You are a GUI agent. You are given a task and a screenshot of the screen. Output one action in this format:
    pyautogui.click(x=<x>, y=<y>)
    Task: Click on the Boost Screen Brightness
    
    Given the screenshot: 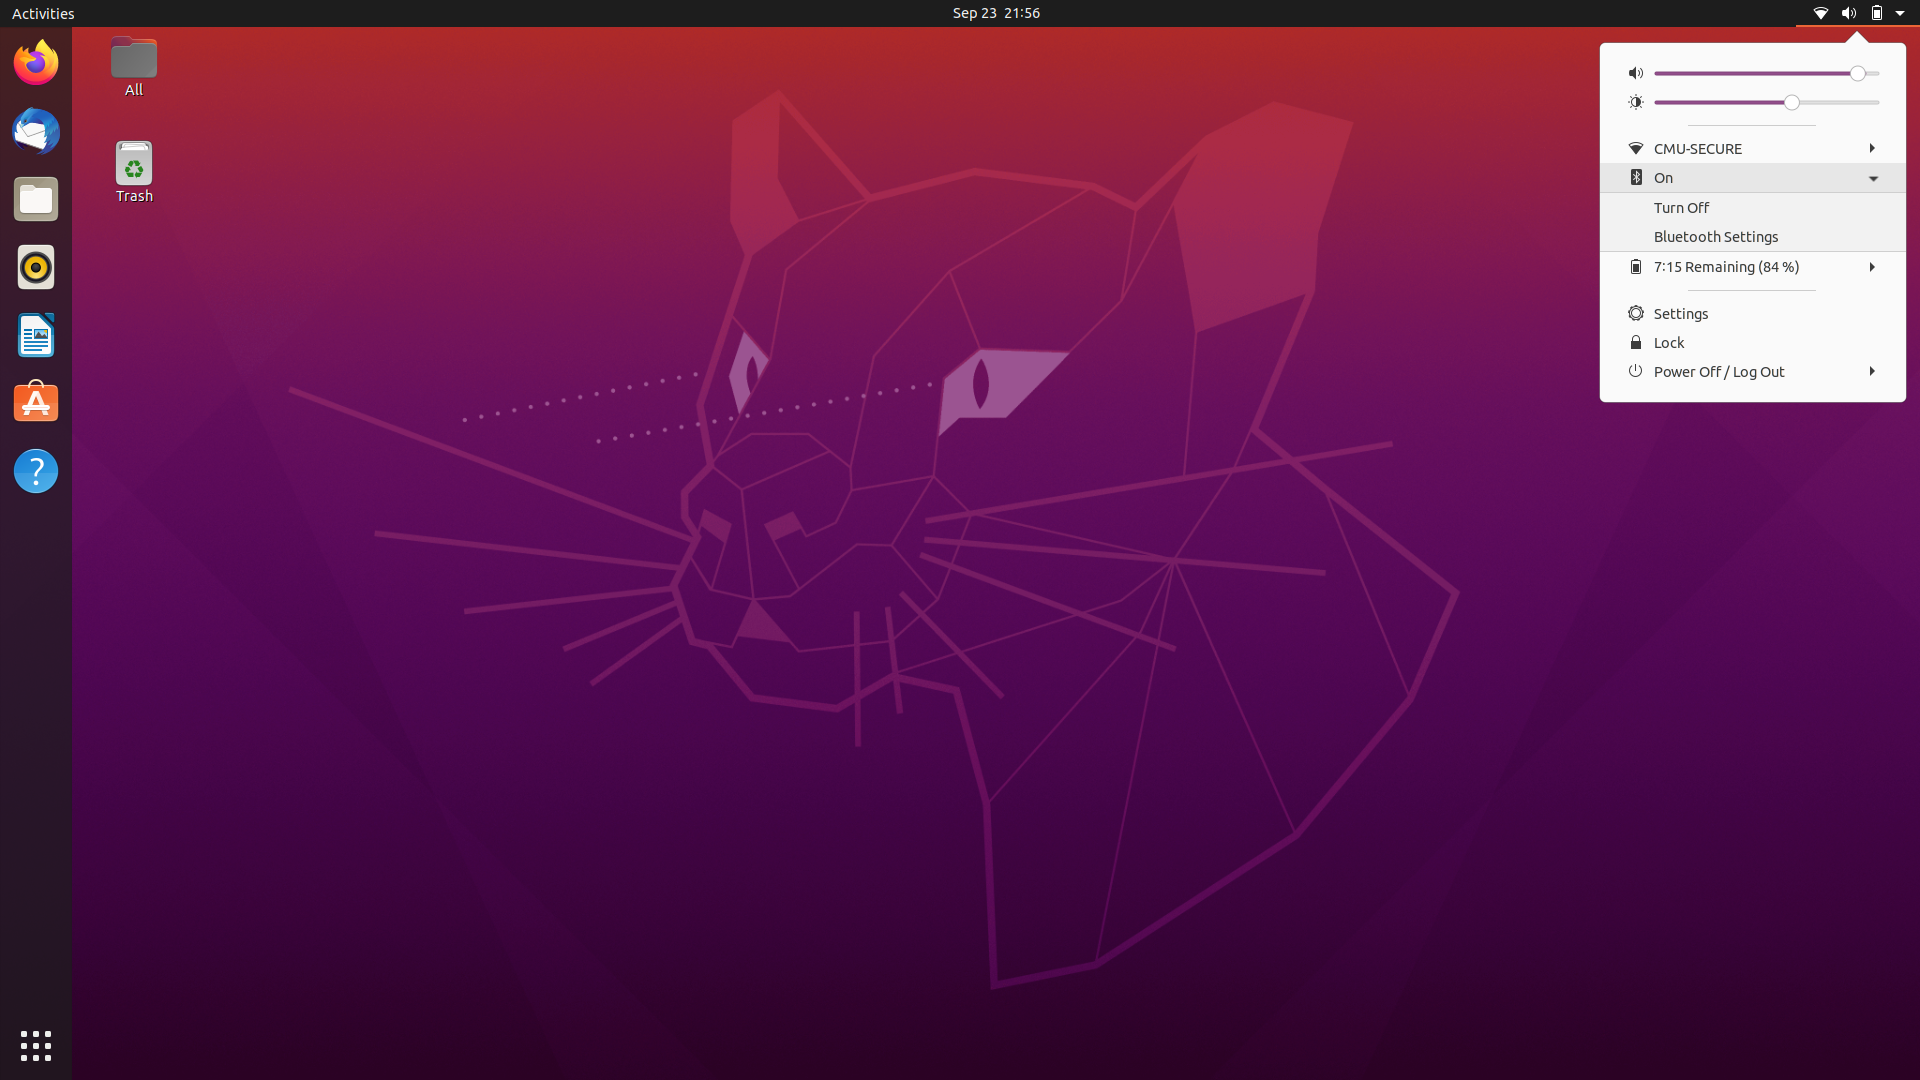 What is the action you would take?
    pyautogui.click(x=1870, y=104)
    